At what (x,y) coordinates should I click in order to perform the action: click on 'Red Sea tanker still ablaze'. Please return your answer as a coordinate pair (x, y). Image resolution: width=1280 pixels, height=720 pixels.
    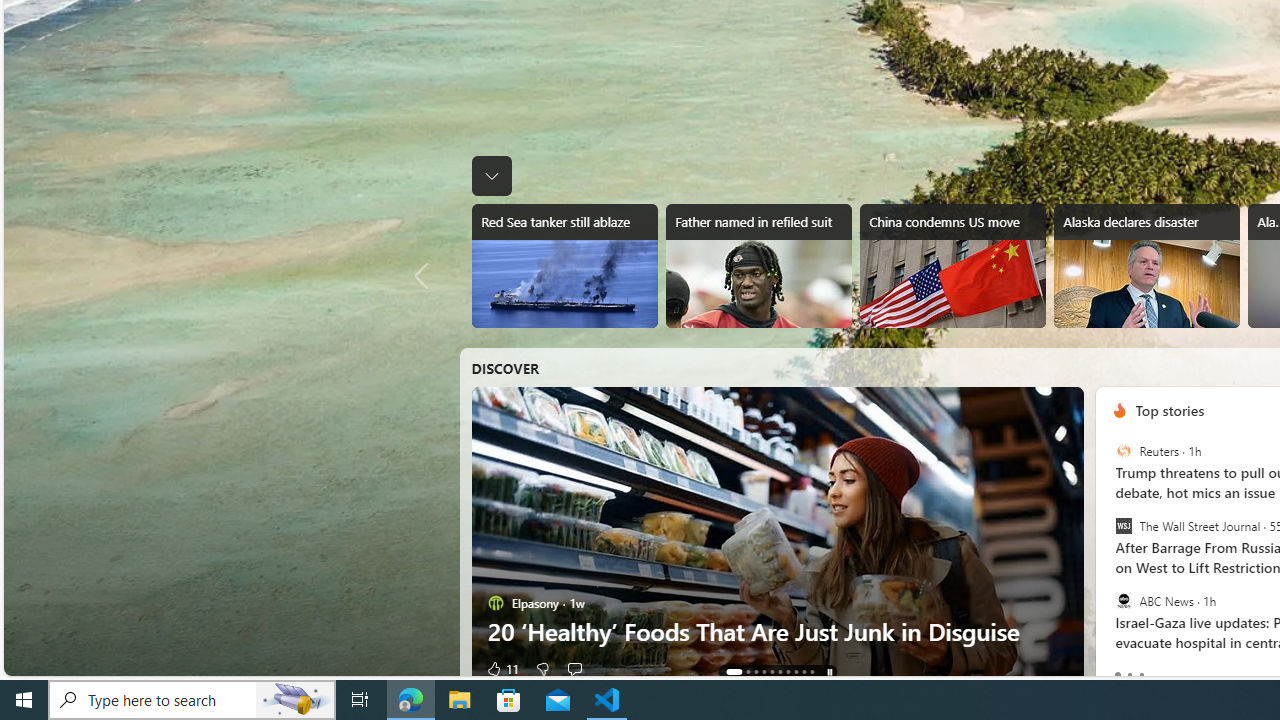
    Looking at the image, I should click on (563, 265).